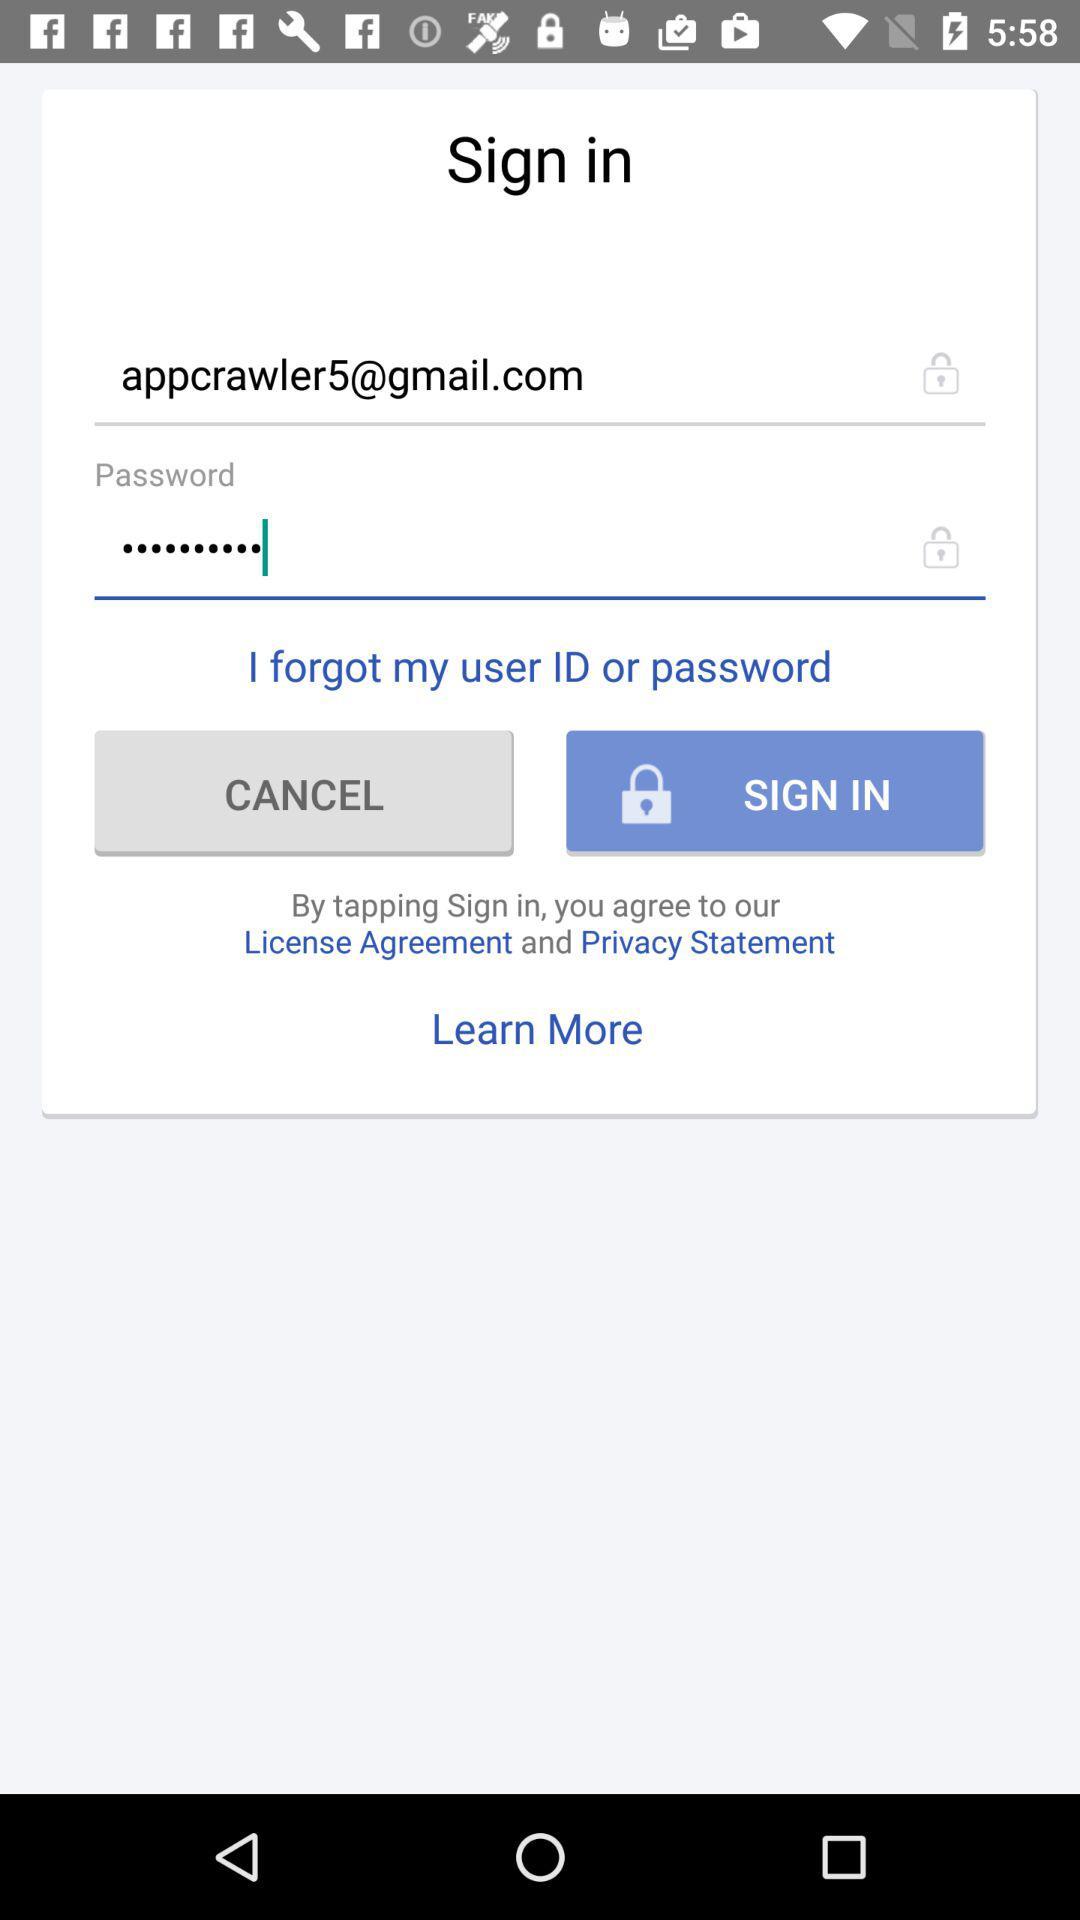  Describe the element at coordinates (304, 792) in the screenshot. I see `icon to the left of the sign in` at that location.